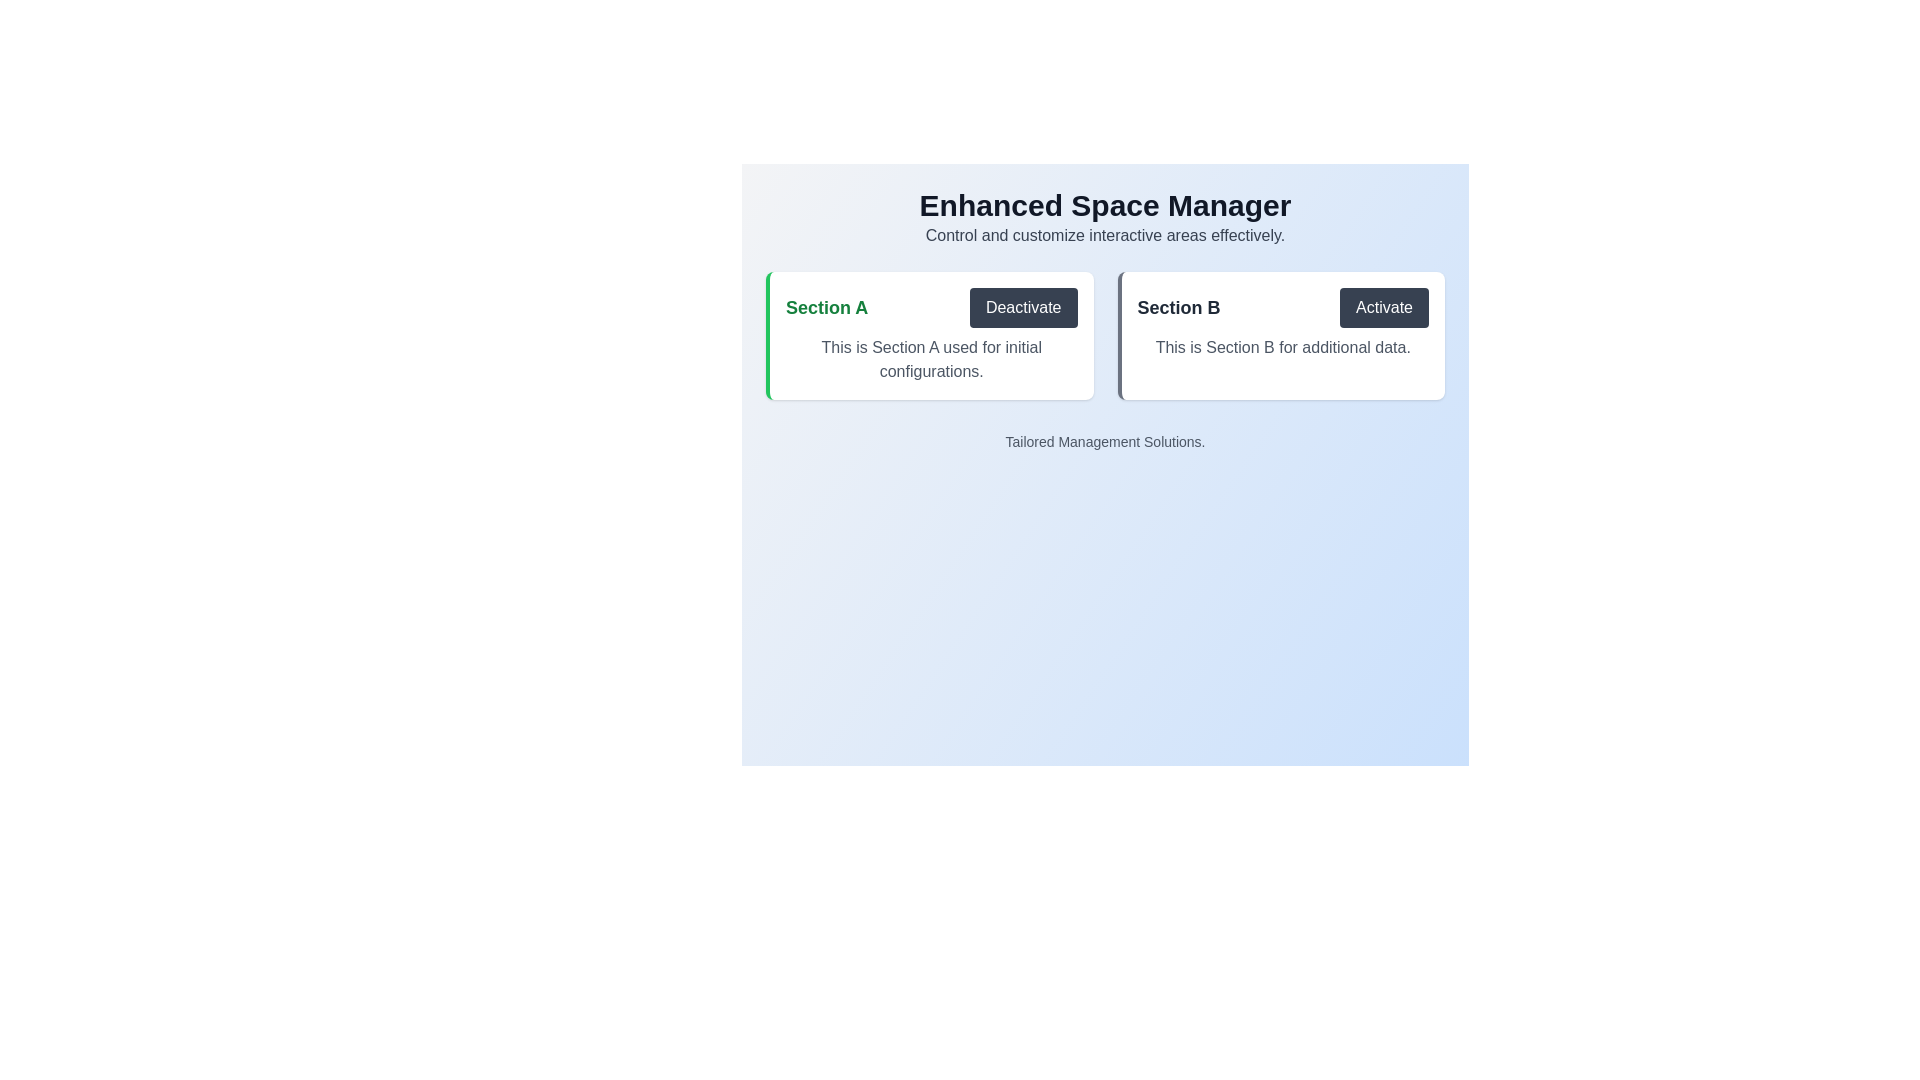 The height and width of the screenshot is (1080, 1920). I want to click on the text element displaying 'This is Section B for additional data.' which is styled in light gray and positioned below 'Section B' and the 'Activate' button, so click(1283, 346).